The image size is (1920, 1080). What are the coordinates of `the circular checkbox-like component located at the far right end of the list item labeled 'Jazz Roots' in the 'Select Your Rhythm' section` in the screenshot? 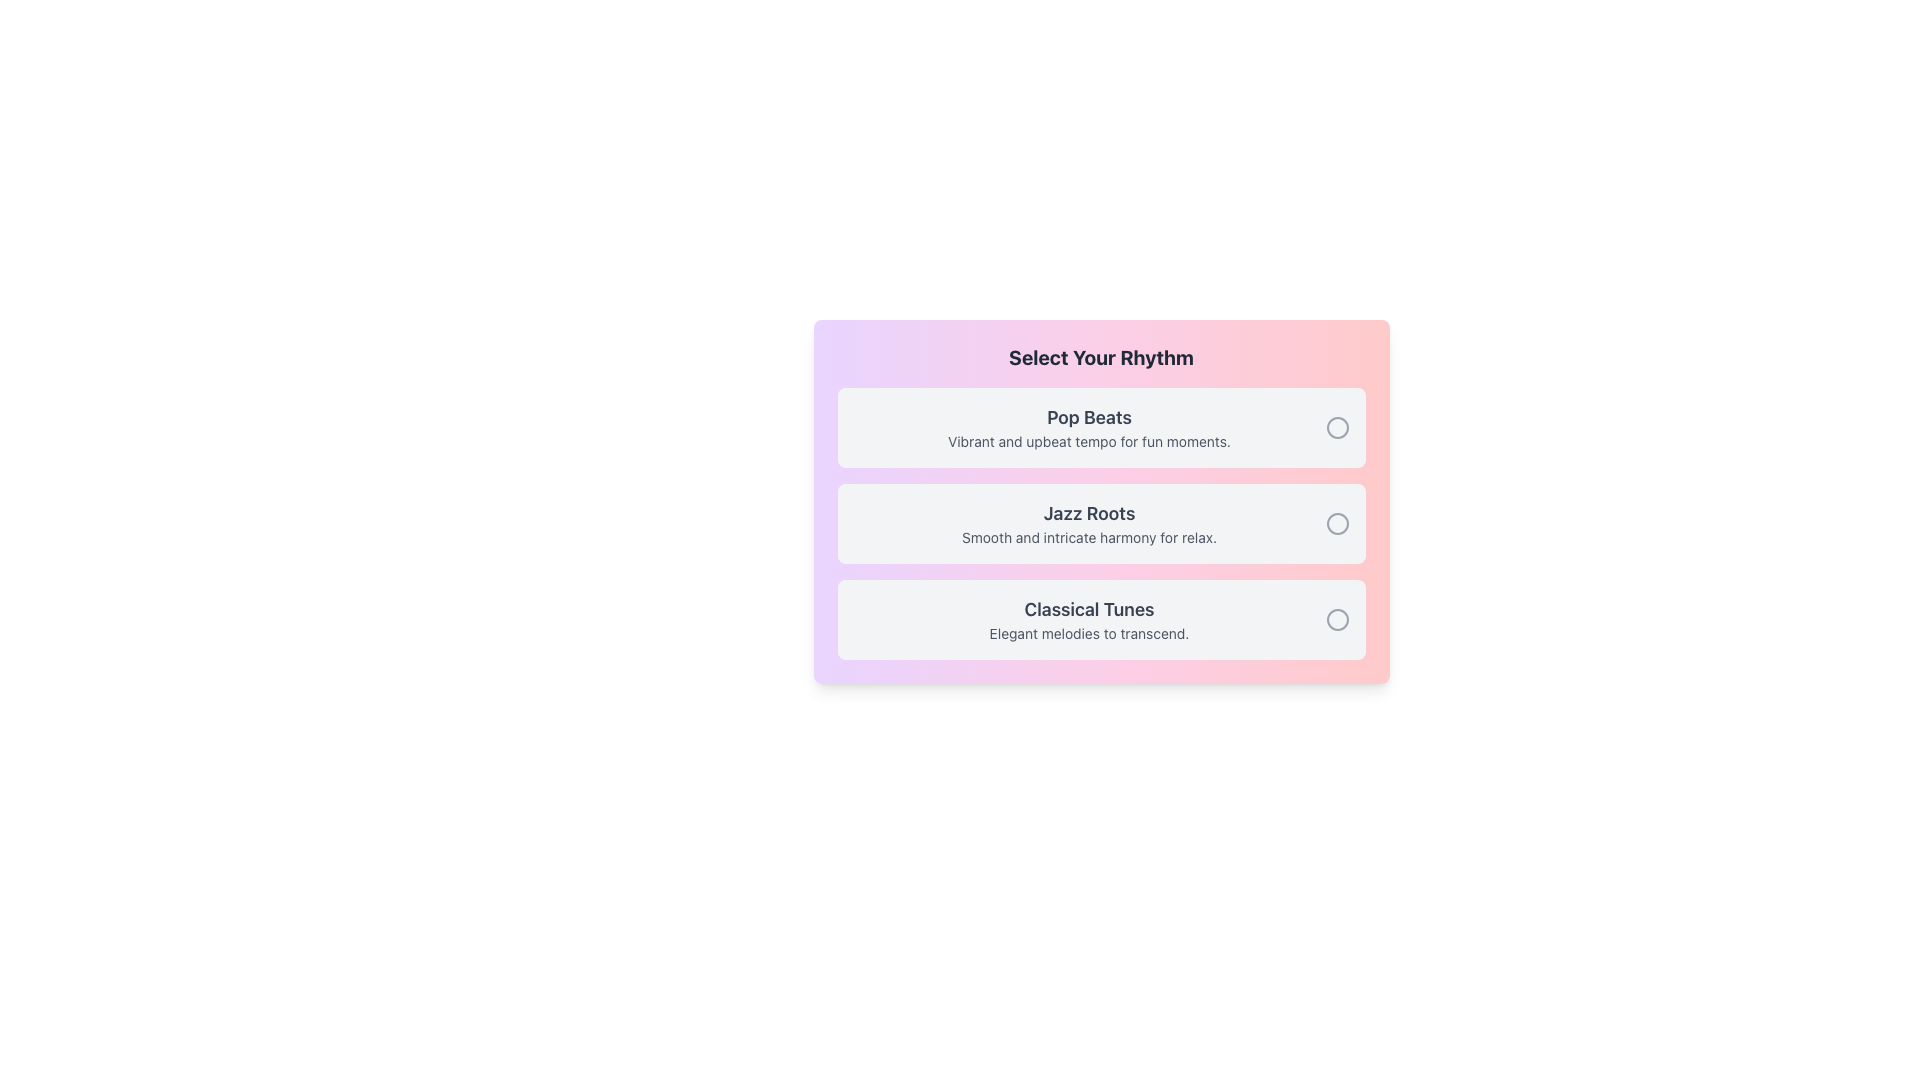 It's located at (1337, 523).